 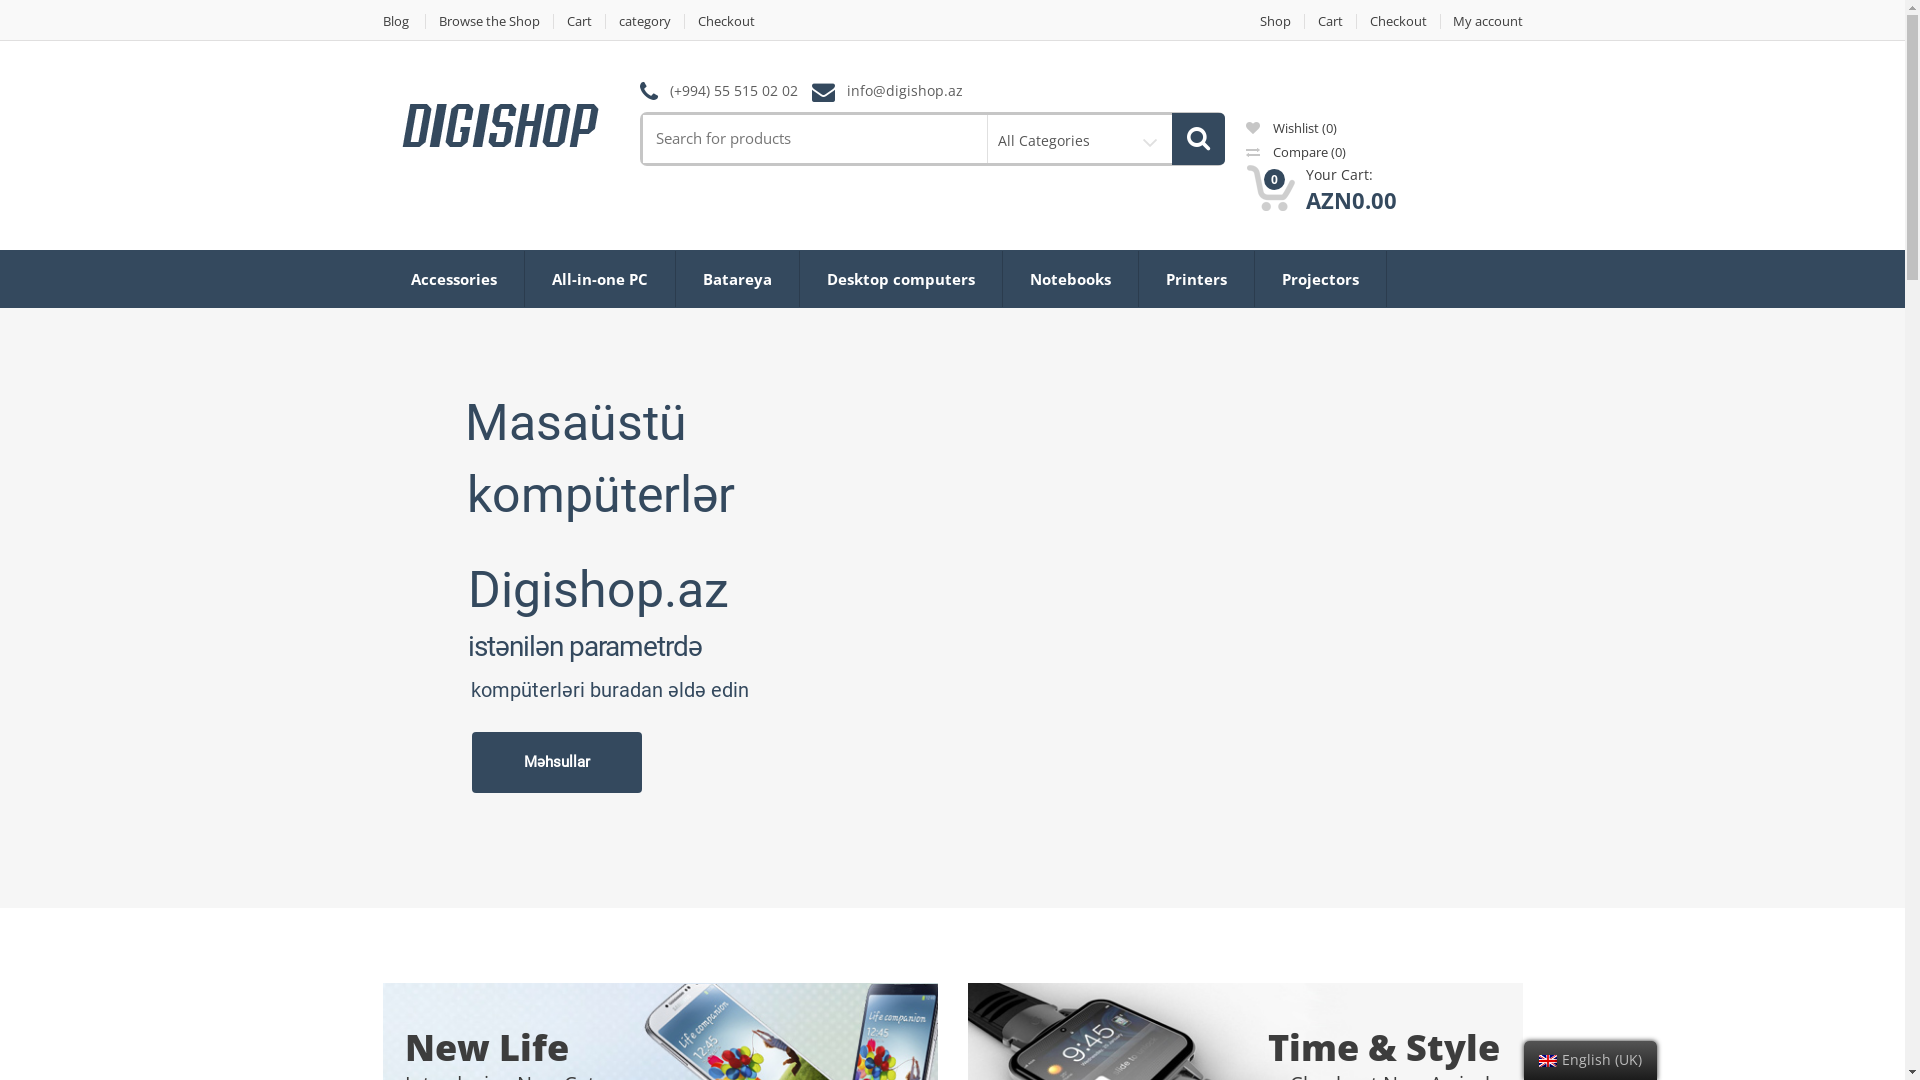 I want to click on 'Blog', so click(x=402, y=21).